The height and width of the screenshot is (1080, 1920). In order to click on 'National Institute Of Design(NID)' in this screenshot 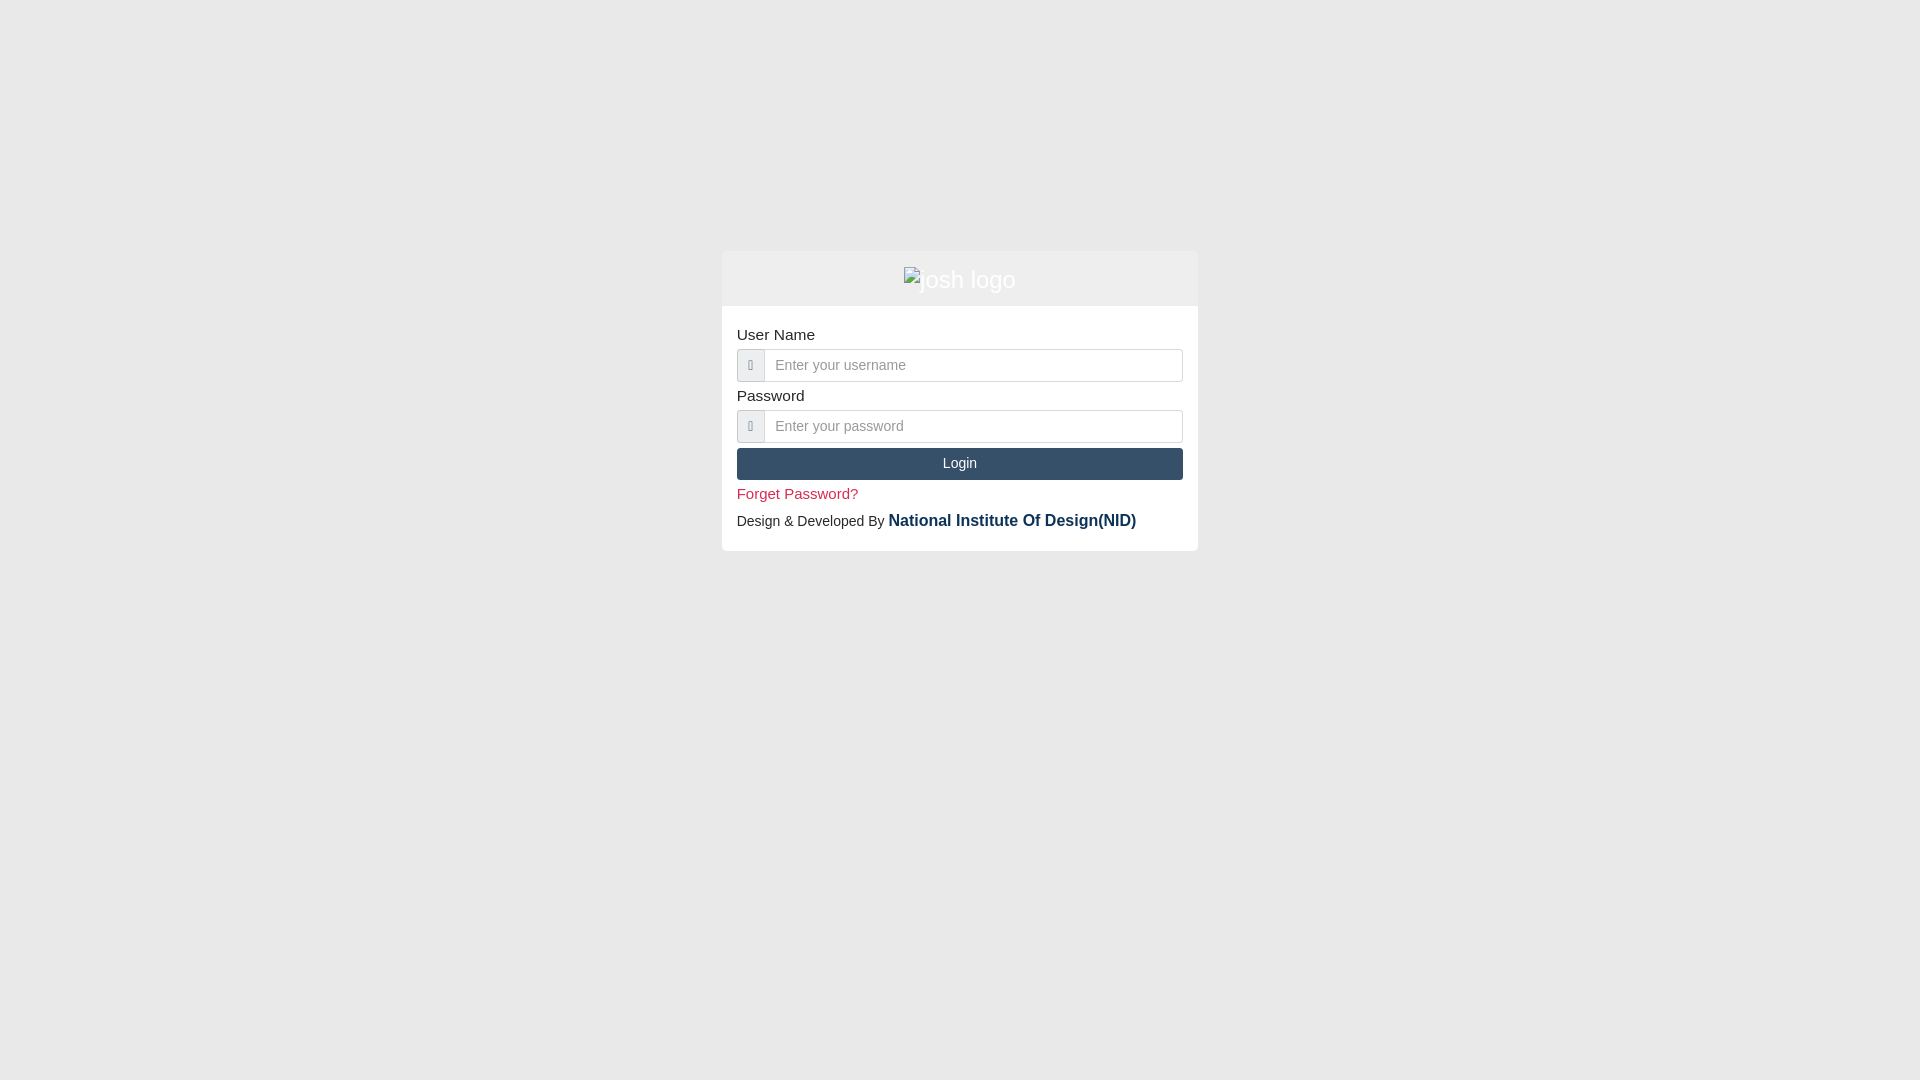, I will do `click(1012, 519)`.